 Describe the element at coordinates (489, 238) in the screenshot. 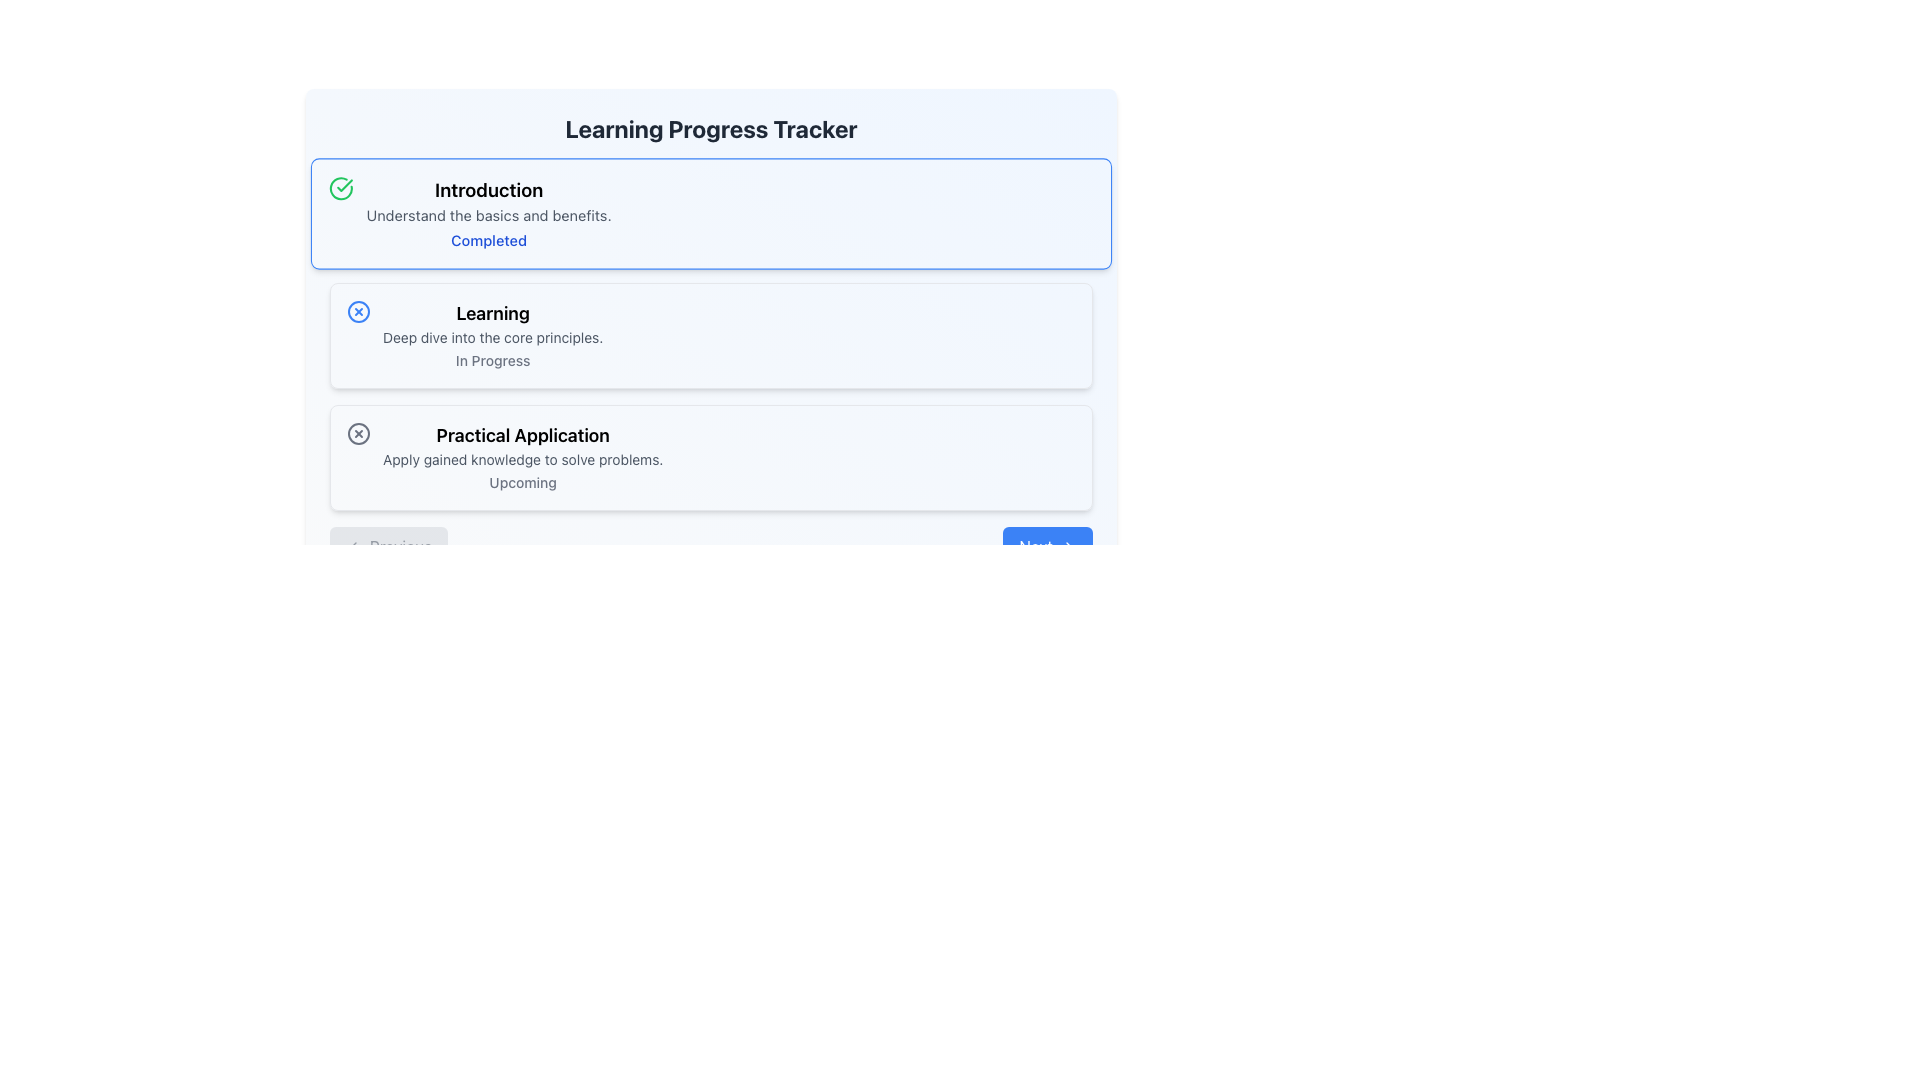

I see `the Text Label indicating the completion status of the 'Introduction' section, located at the bottom-right of the box below the text 'Understand the basics and benefits.'` at that location.